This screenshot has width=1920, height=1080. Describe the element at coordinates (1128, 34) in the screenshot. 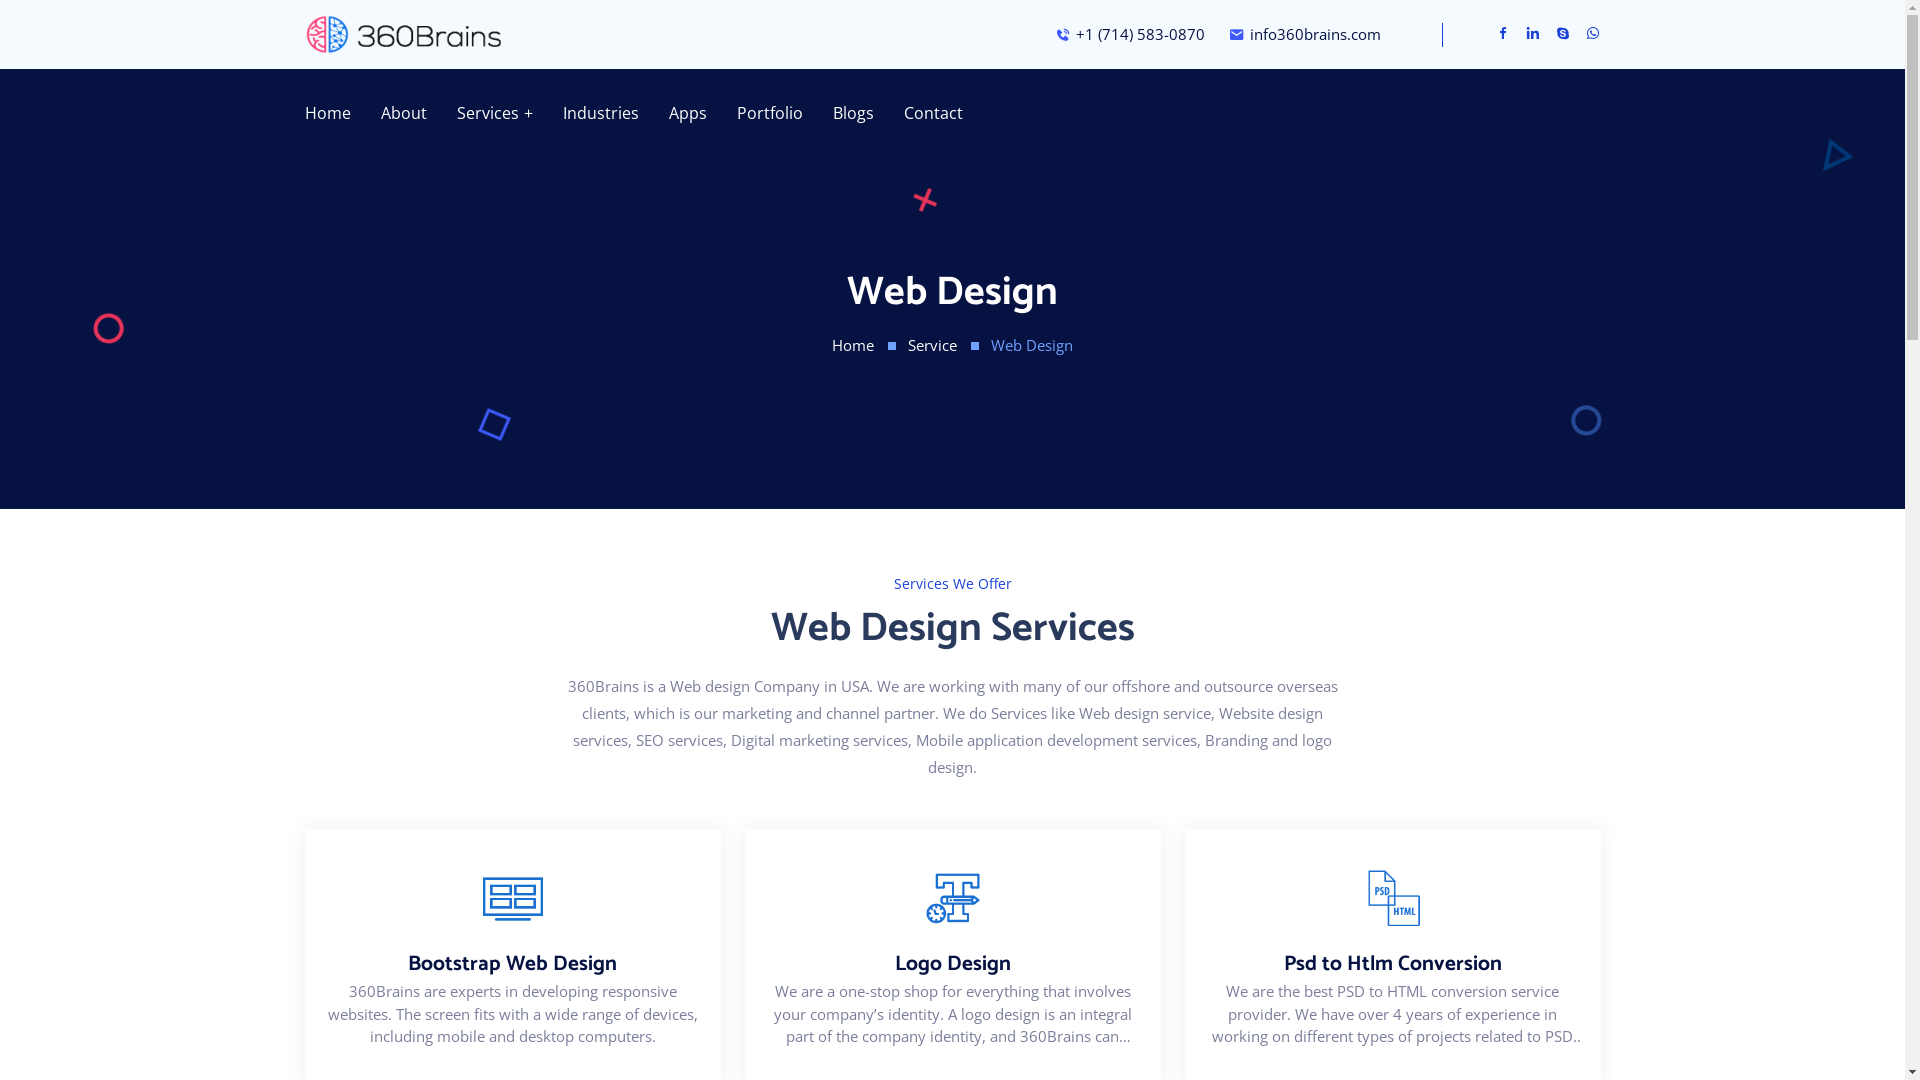

I see `'+1 (714) 583-0870'` at that location.